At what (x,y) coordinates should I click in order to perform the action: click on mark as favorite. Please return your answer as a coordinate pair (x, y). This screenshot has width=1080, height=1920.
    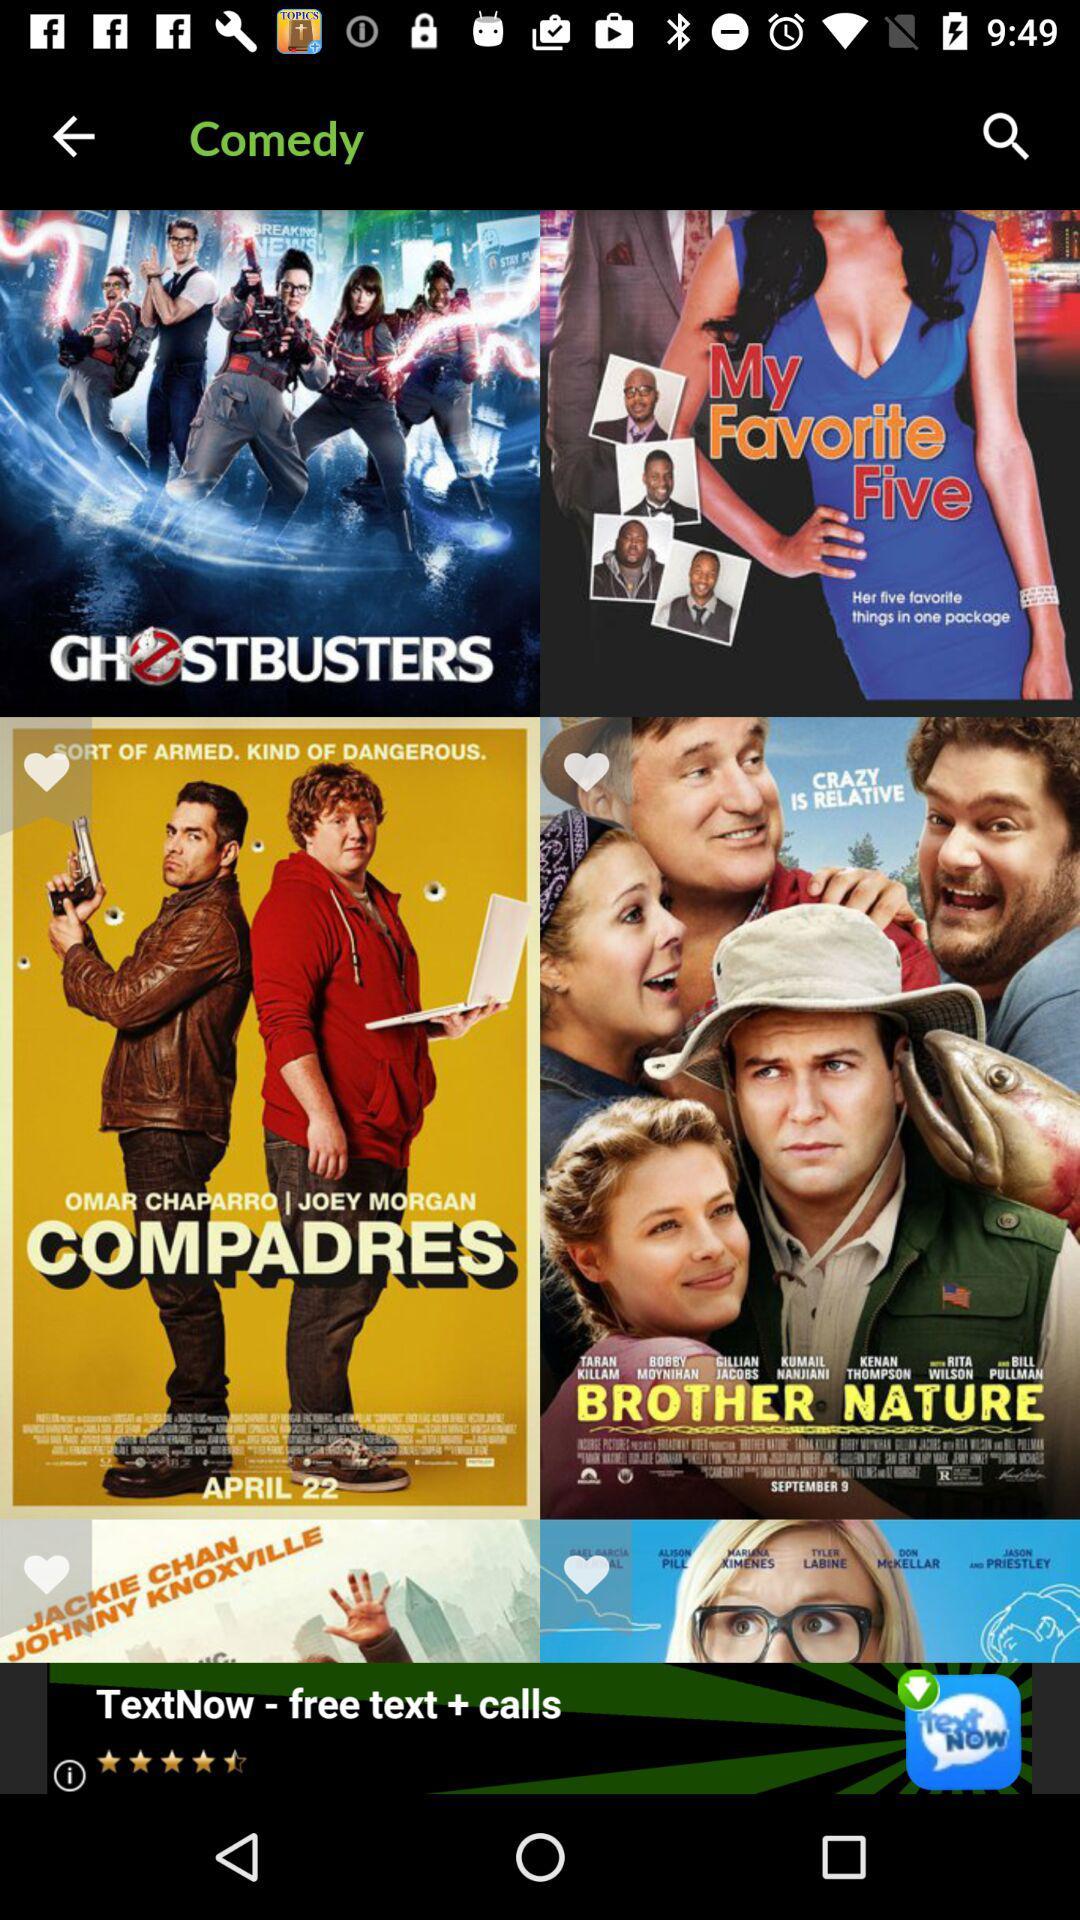
    Looking at the image, I should click on (598, 1577).